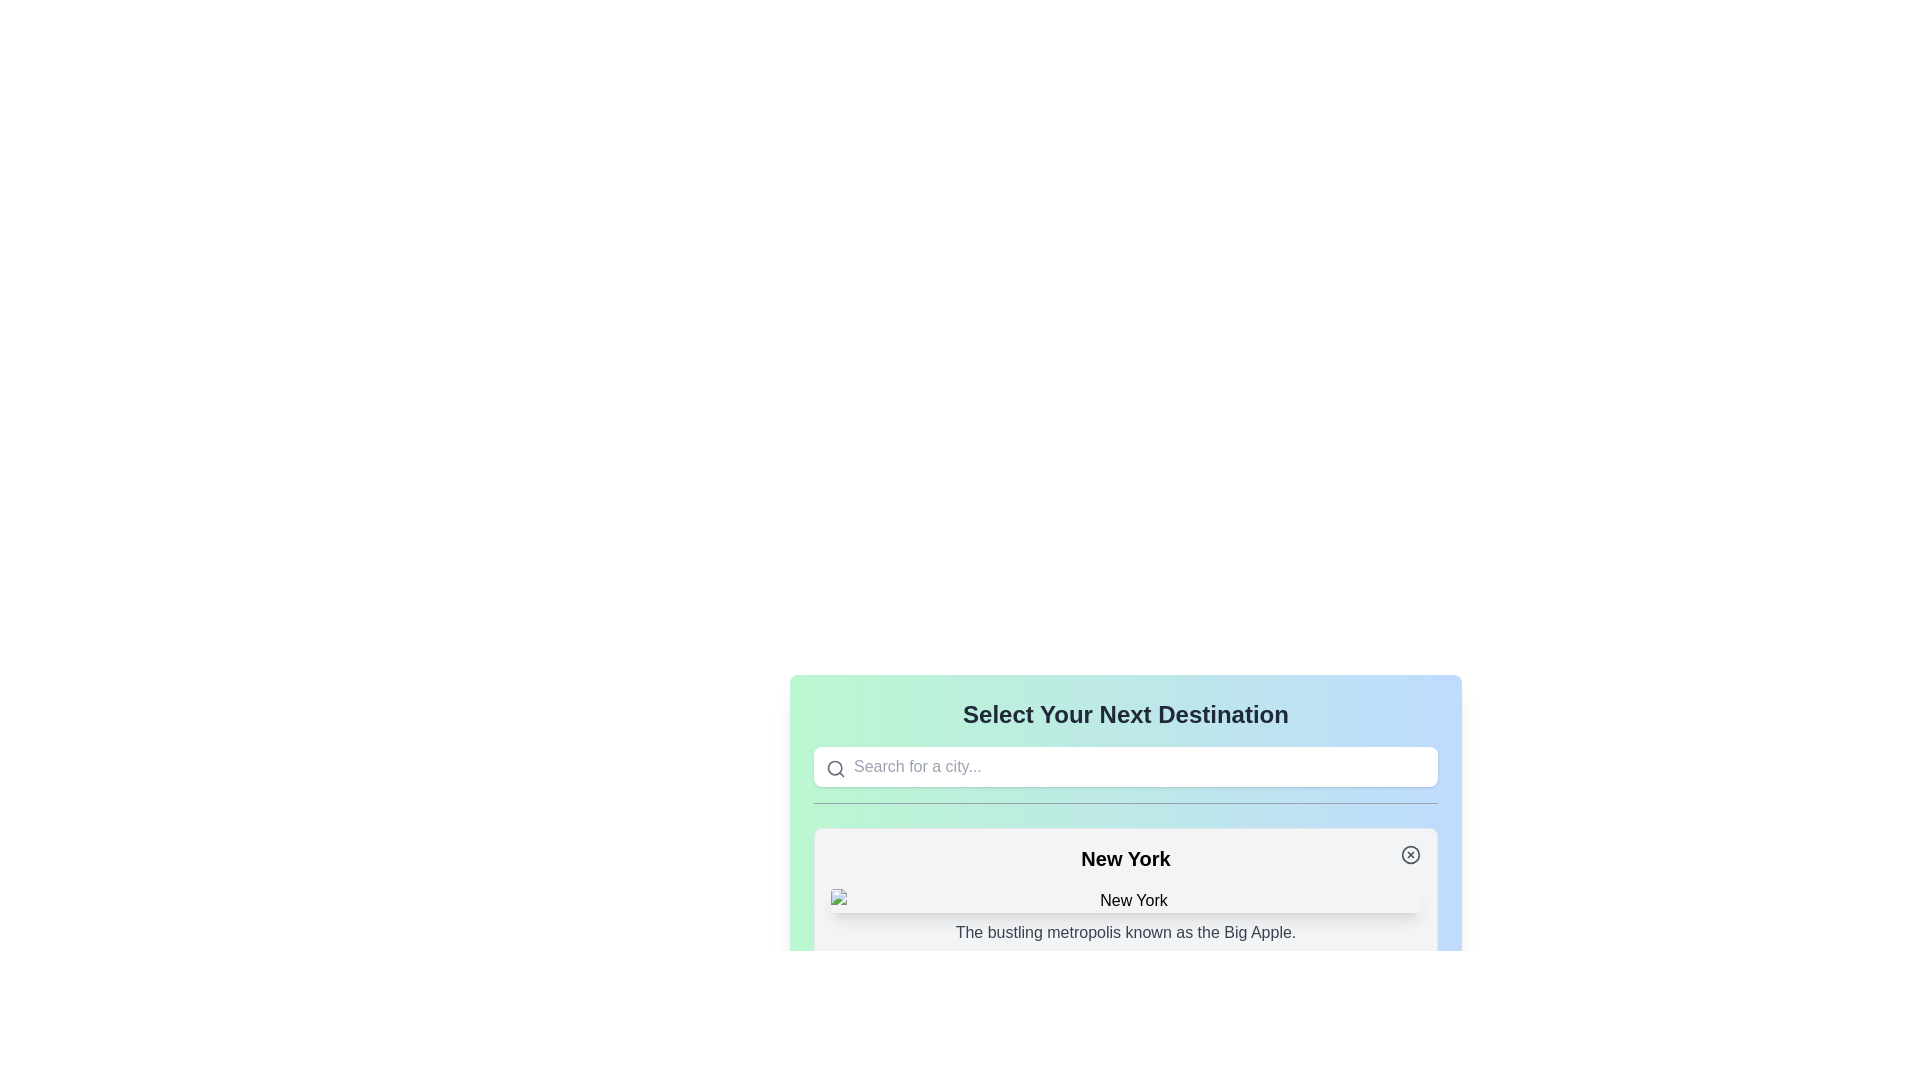 The height and width of the screenshot is (1080, 1920). What do you see at coordinates (1126, 751) in the screenshot?
I see `the header section titled 'Select Your Next Destination', which includes a search box with the placeholder 'Search for a city...' and is positioned at the top of a card-like interface` at bounding box center [1126, 751].